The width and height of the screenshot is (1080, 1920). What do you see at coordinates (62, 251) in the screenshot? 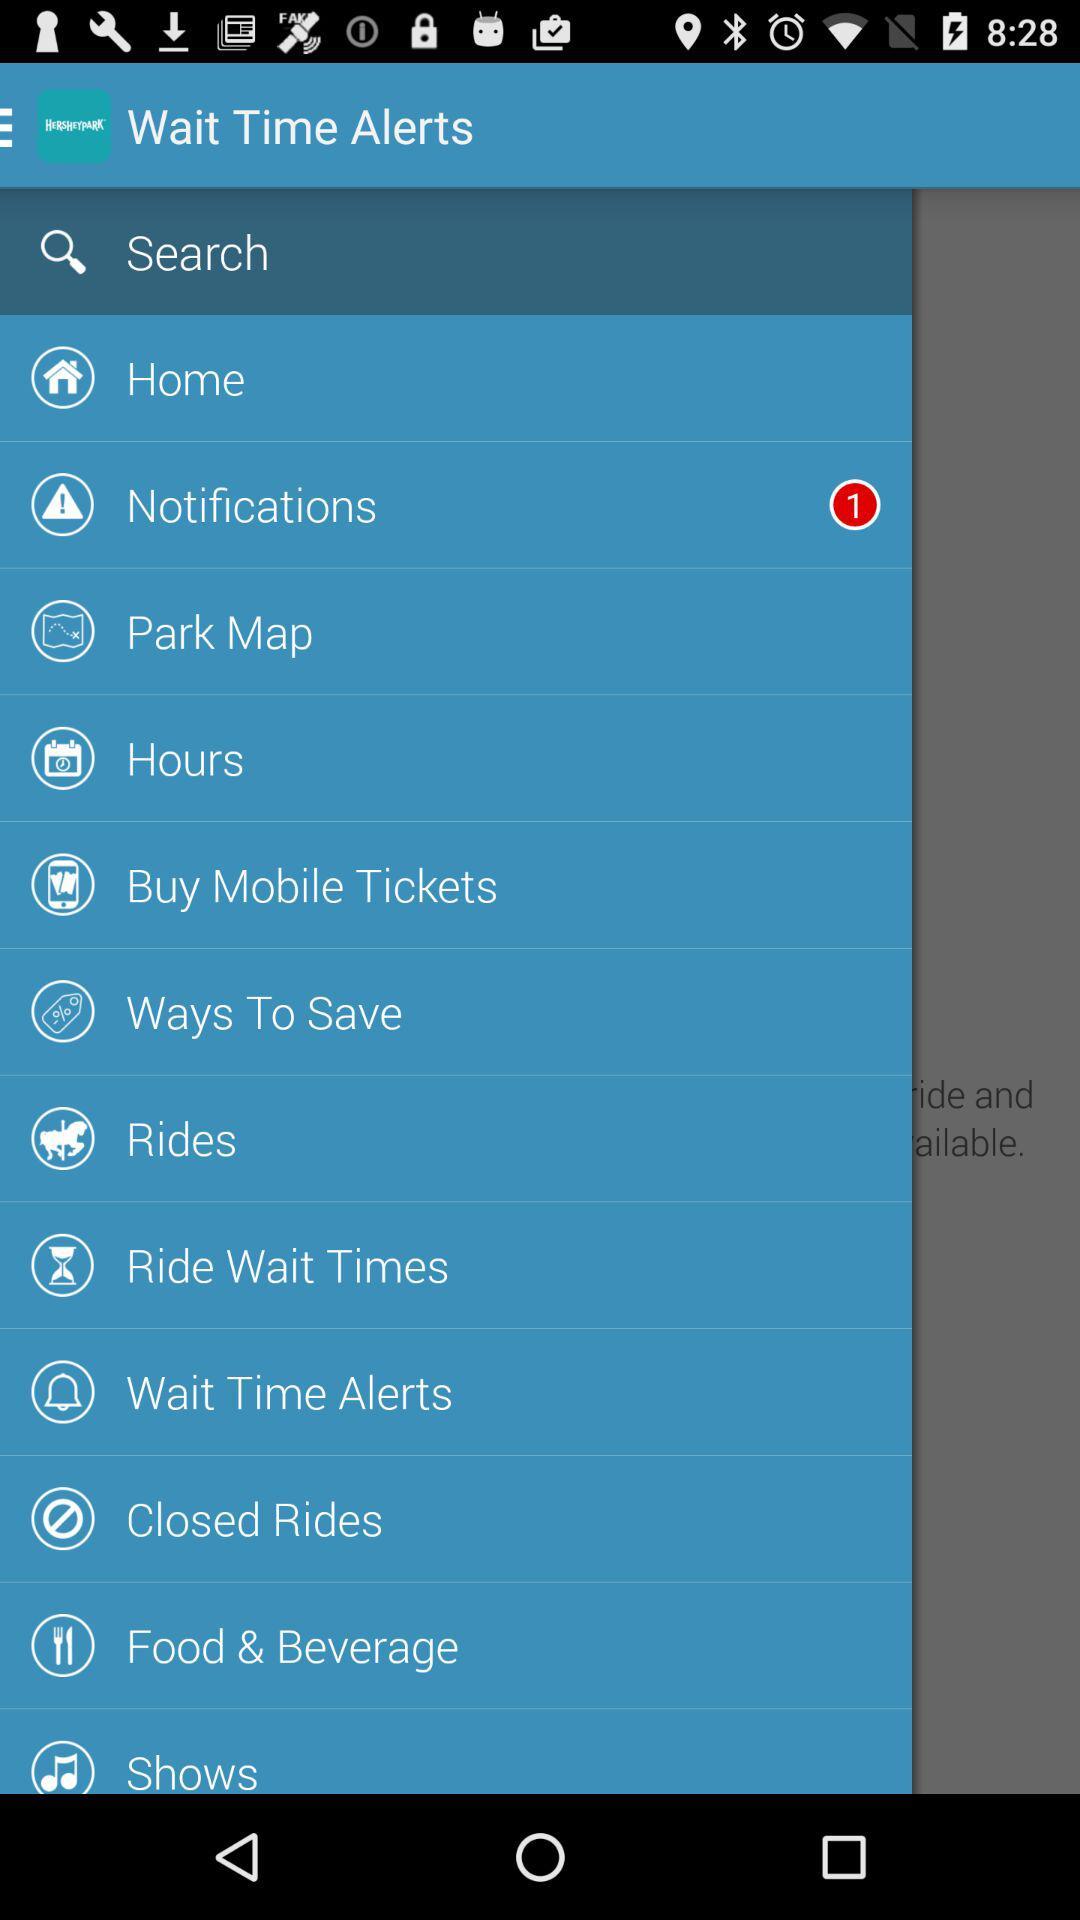
I see `the search icon` at bounding box center [62, 251].